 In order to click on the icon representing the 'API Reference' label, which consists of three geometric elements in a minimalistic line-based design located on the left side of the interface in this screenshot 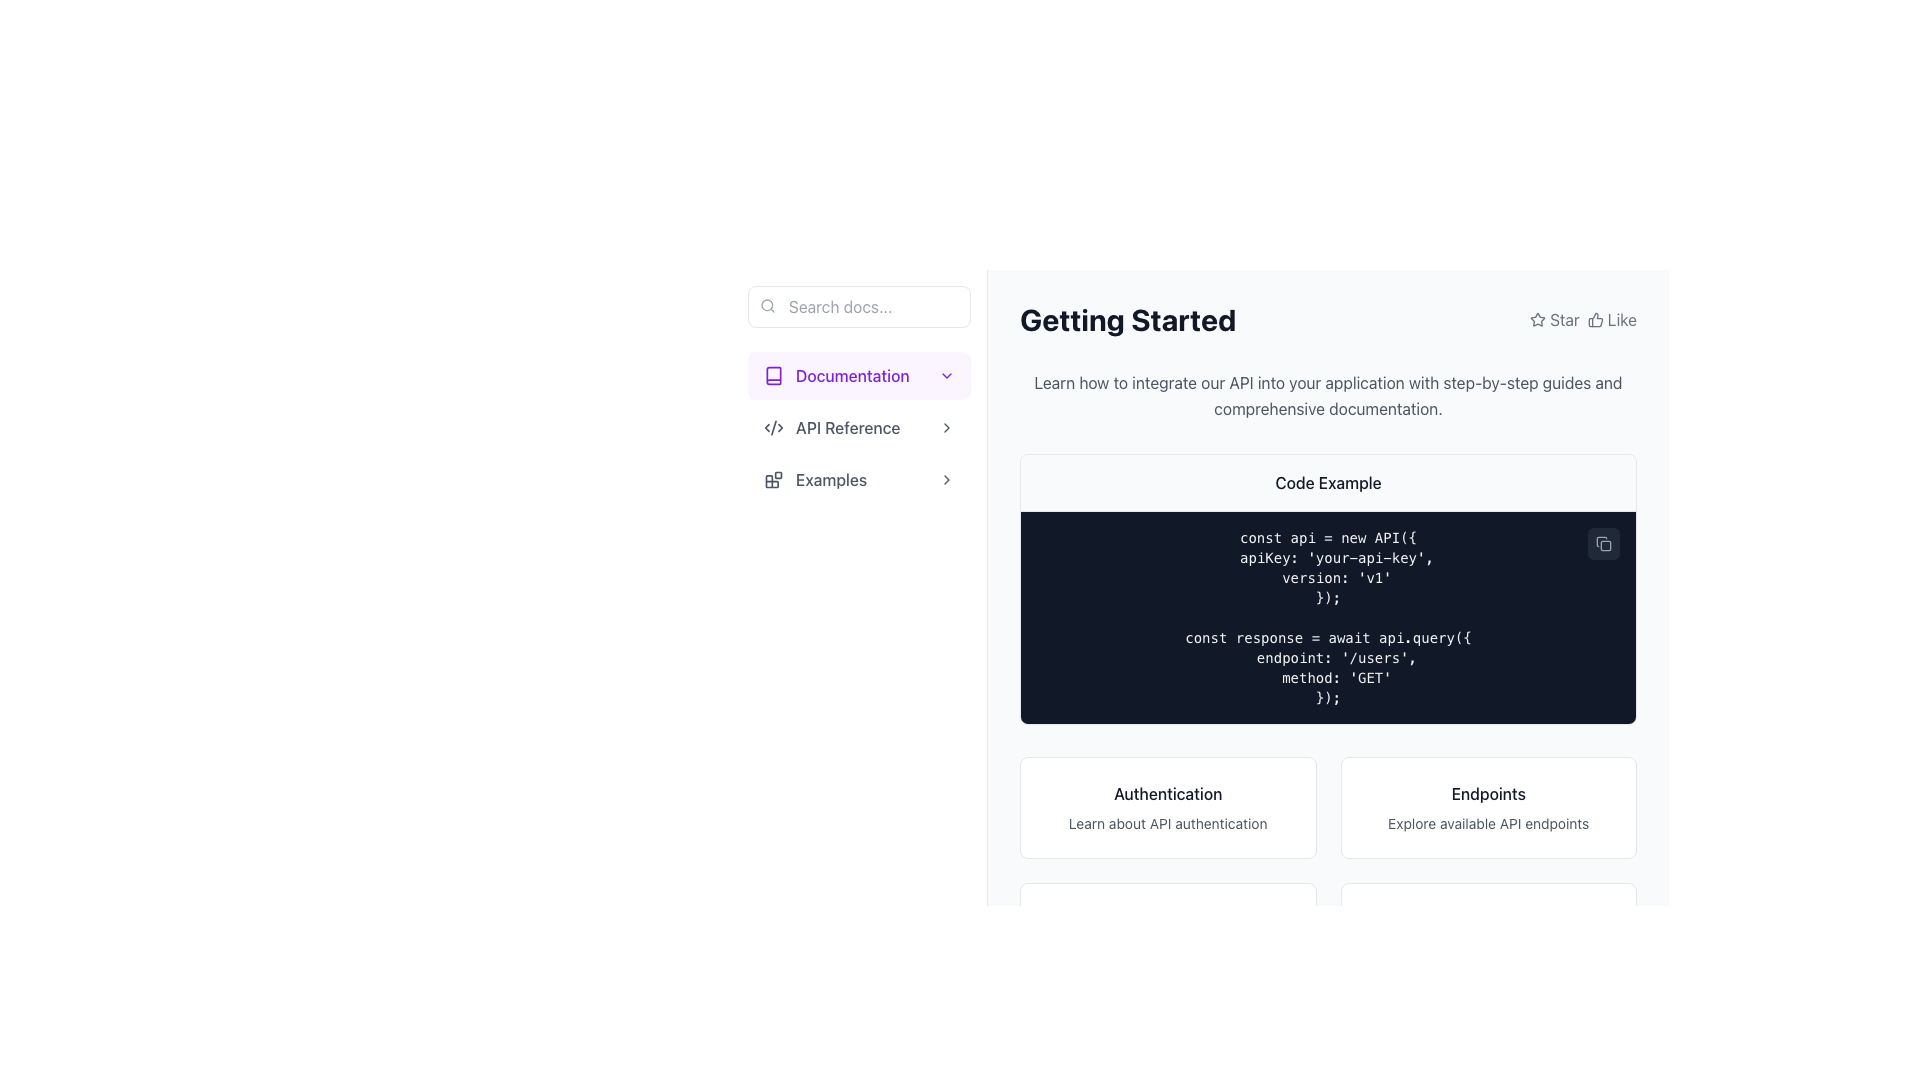, I will do `click(772, 427)`.